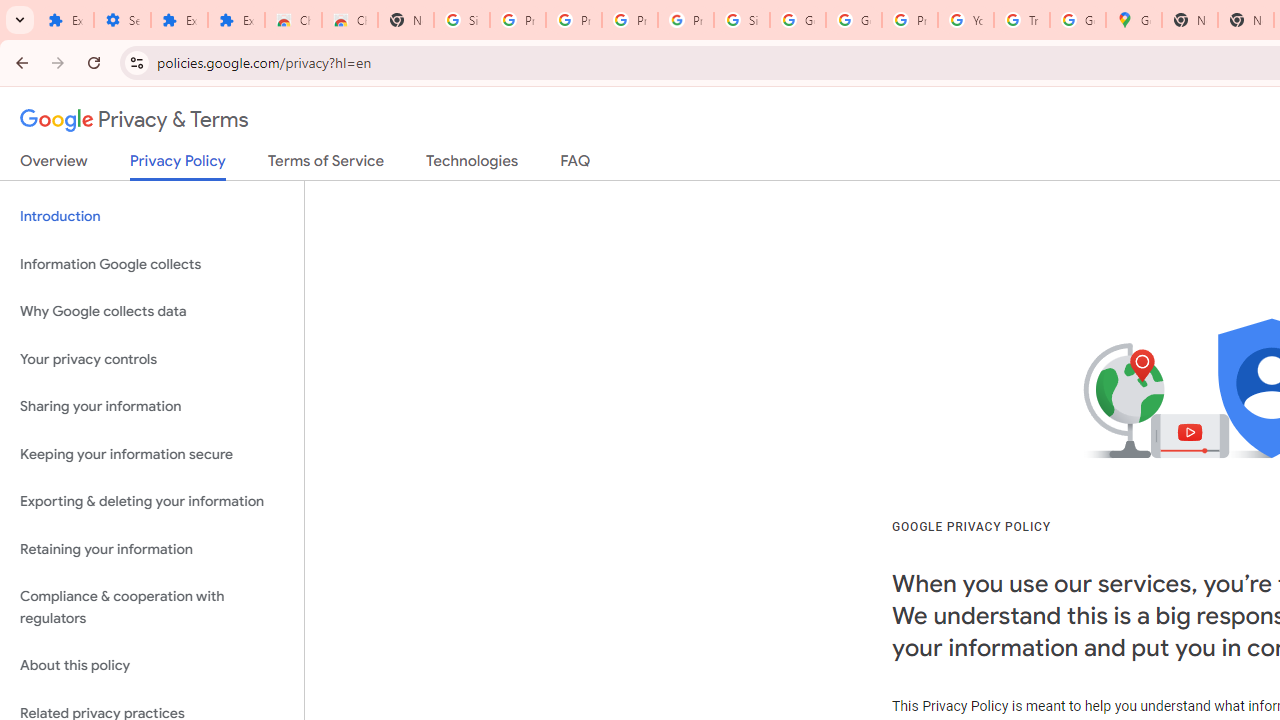 This screenshot has width=1280, height=720. What do you see at coordinates (292, 20) in the screenshot?
I see `'Chrome Web Store'` at bounding box center [292, 20].